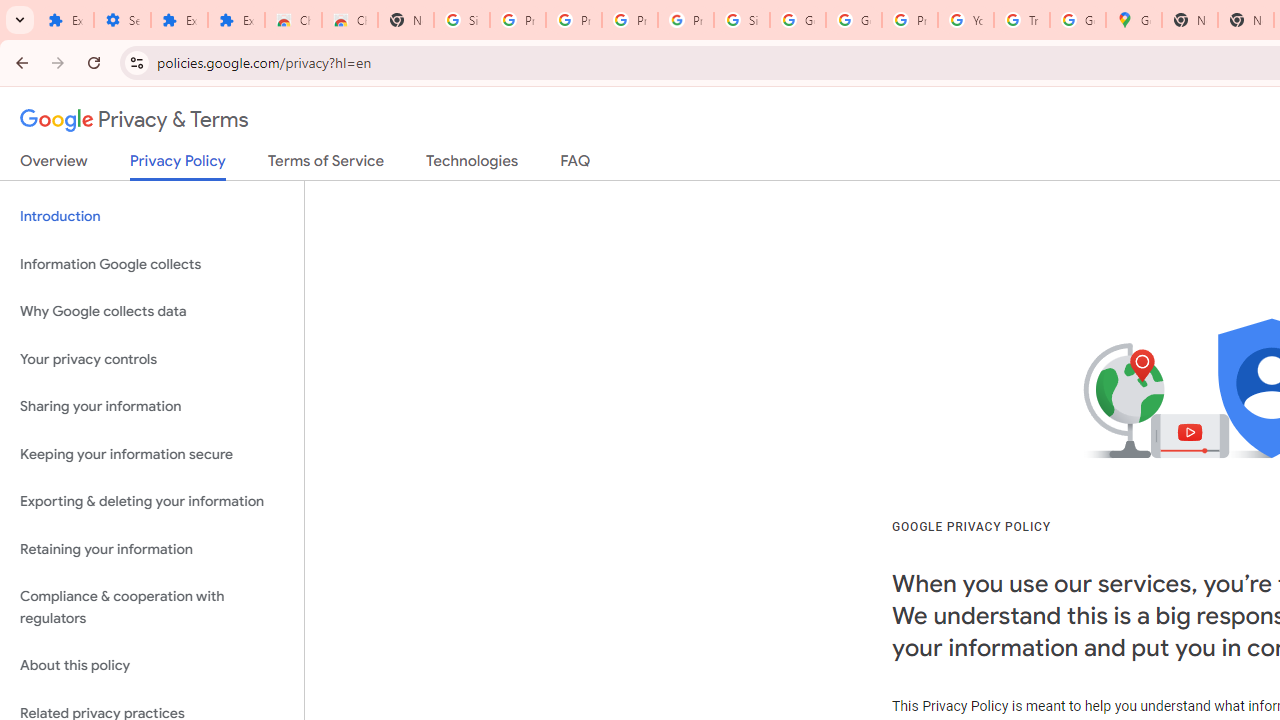 This screenshot has width=1280, height=720. What do you see at coordinates (292, 20) in the screenshot?
I see `'Chrome Web Store'` at bounding box center [292, 20].